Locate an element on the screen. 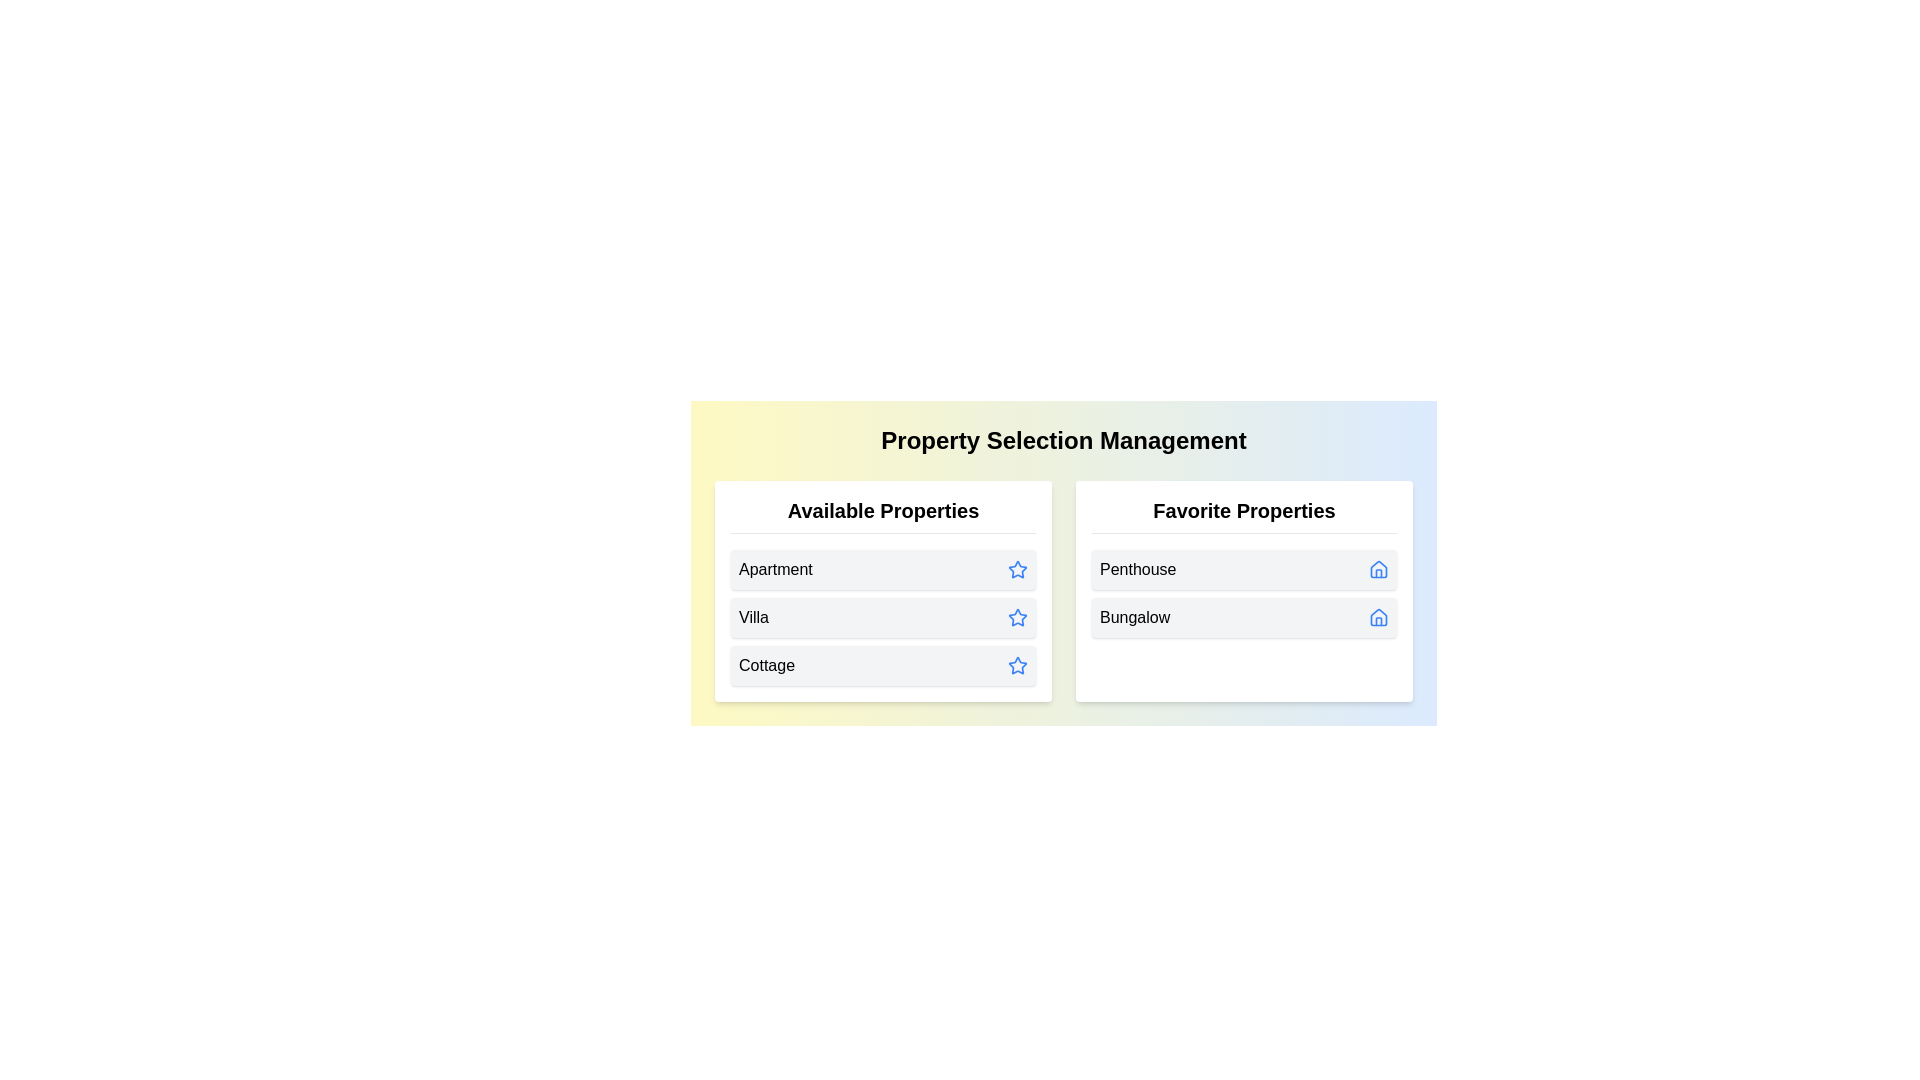  star icon next to the property Villa in the 'Available Properties' list to transfer it to 'Favorite Properties' is located at coordinates (1017, 616).